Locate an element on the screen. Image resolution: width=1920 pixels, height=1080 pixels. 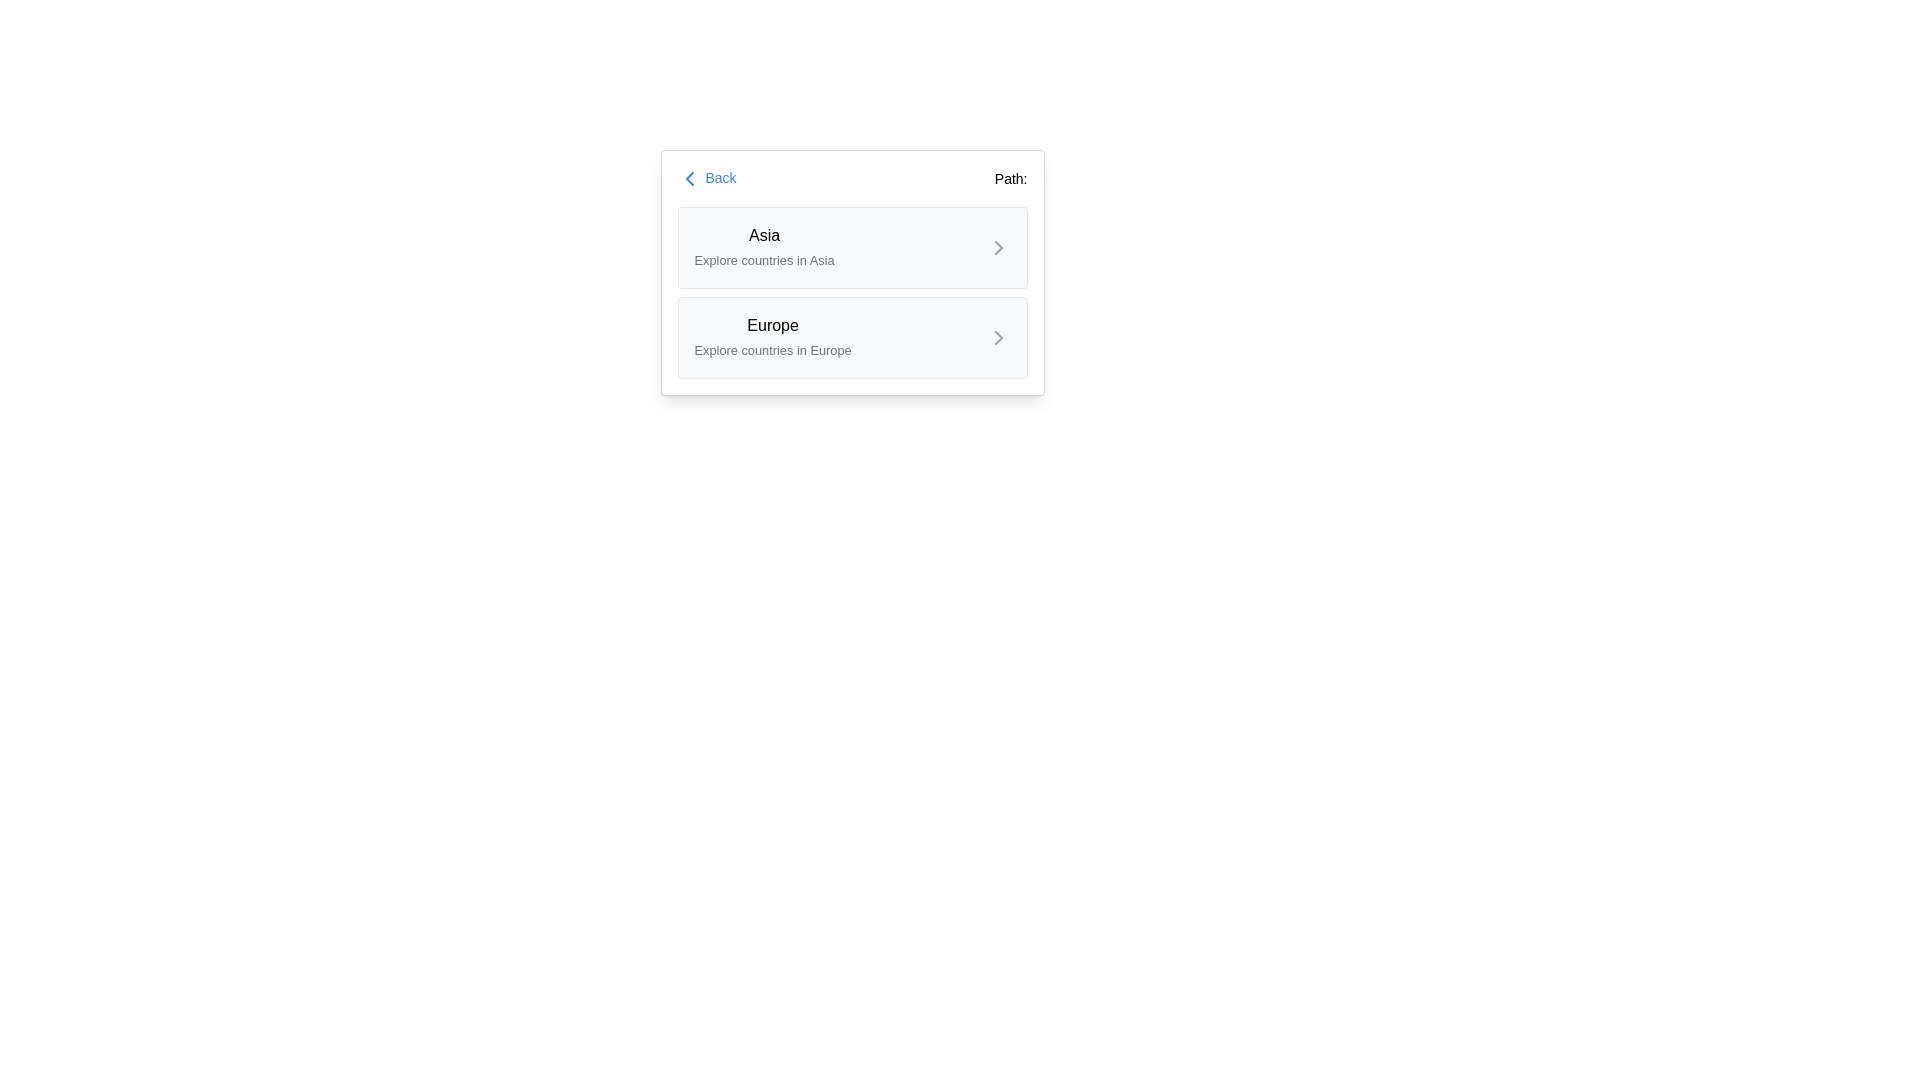
the text label displaying 'Explore countries in Asia', which is styled with the 'text-gray-500' class and located below the text 'Asia' is located at coordinates (763, 259).